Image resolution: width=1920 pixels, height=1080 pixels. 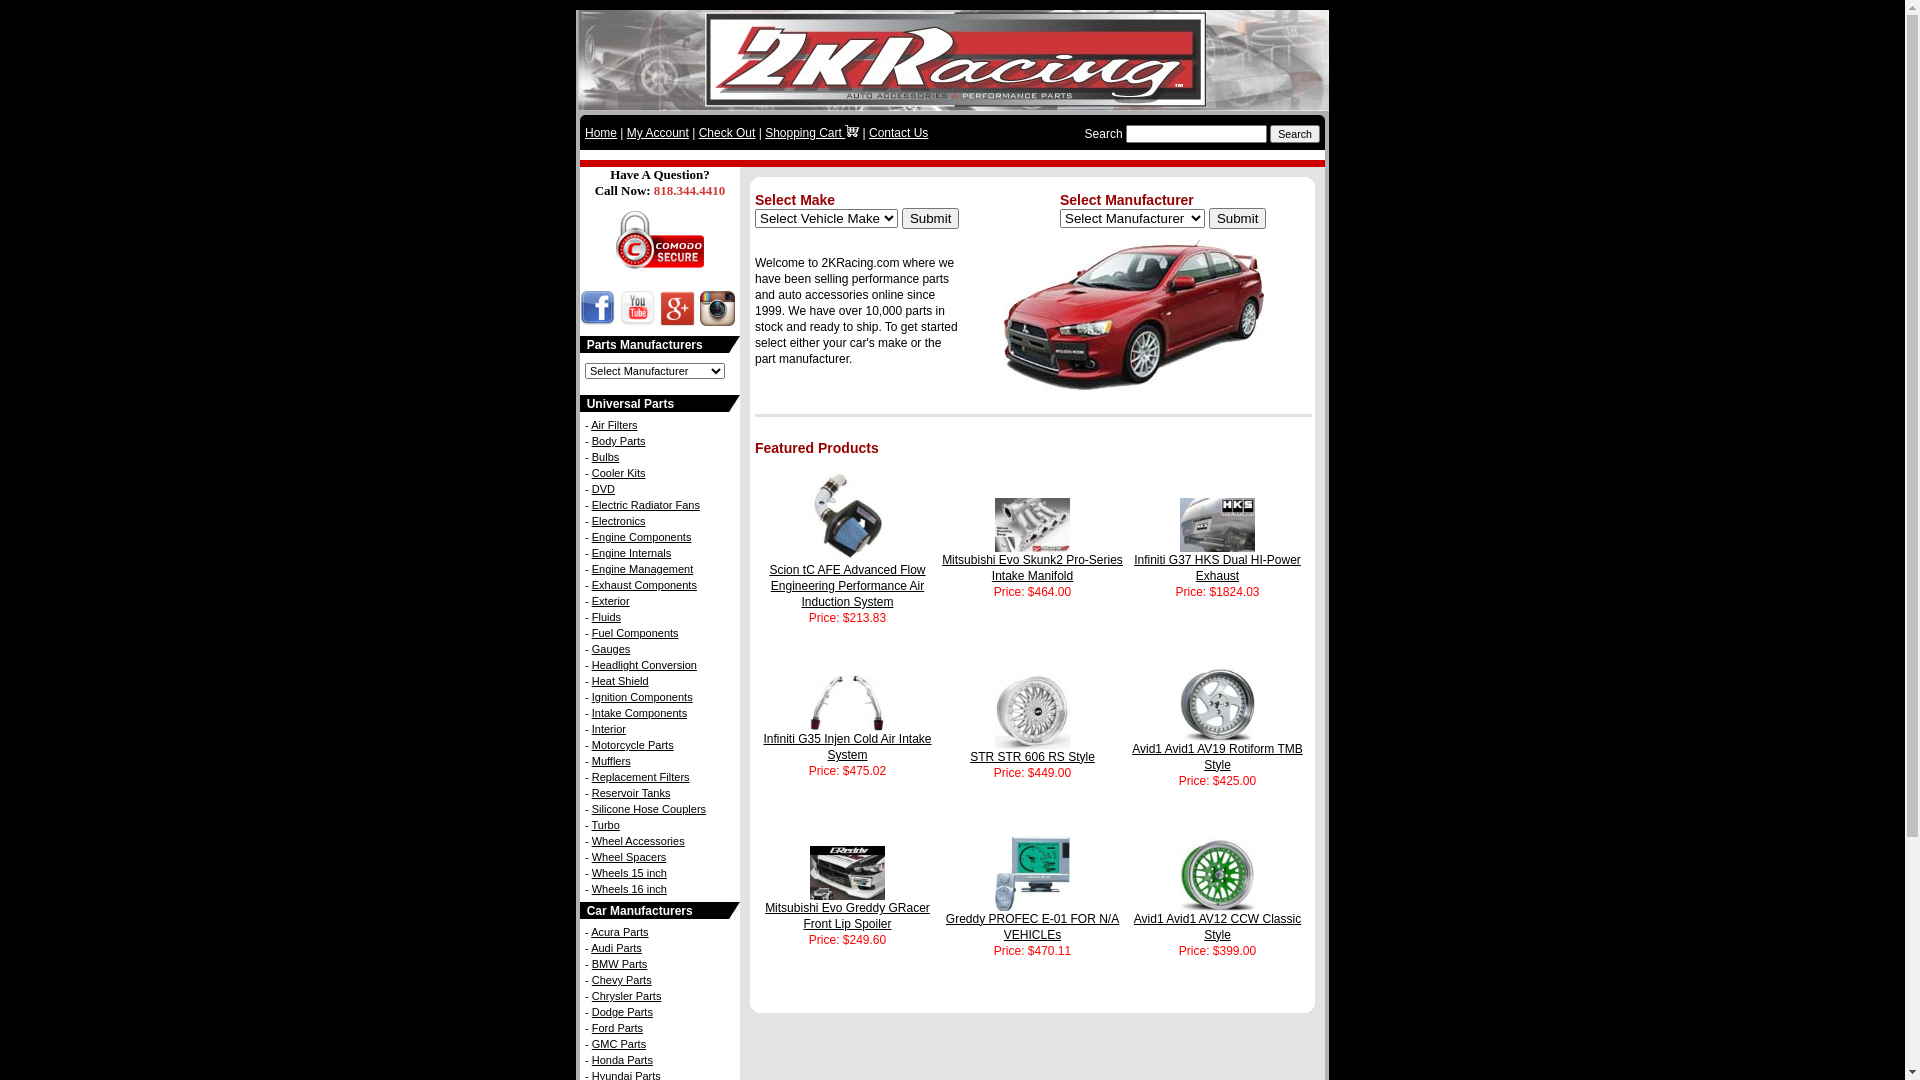 What do you see at coordinates (644, 664) in the screenshot?
I see `'Headlight Conversion'` at bounding box center [644, 664].